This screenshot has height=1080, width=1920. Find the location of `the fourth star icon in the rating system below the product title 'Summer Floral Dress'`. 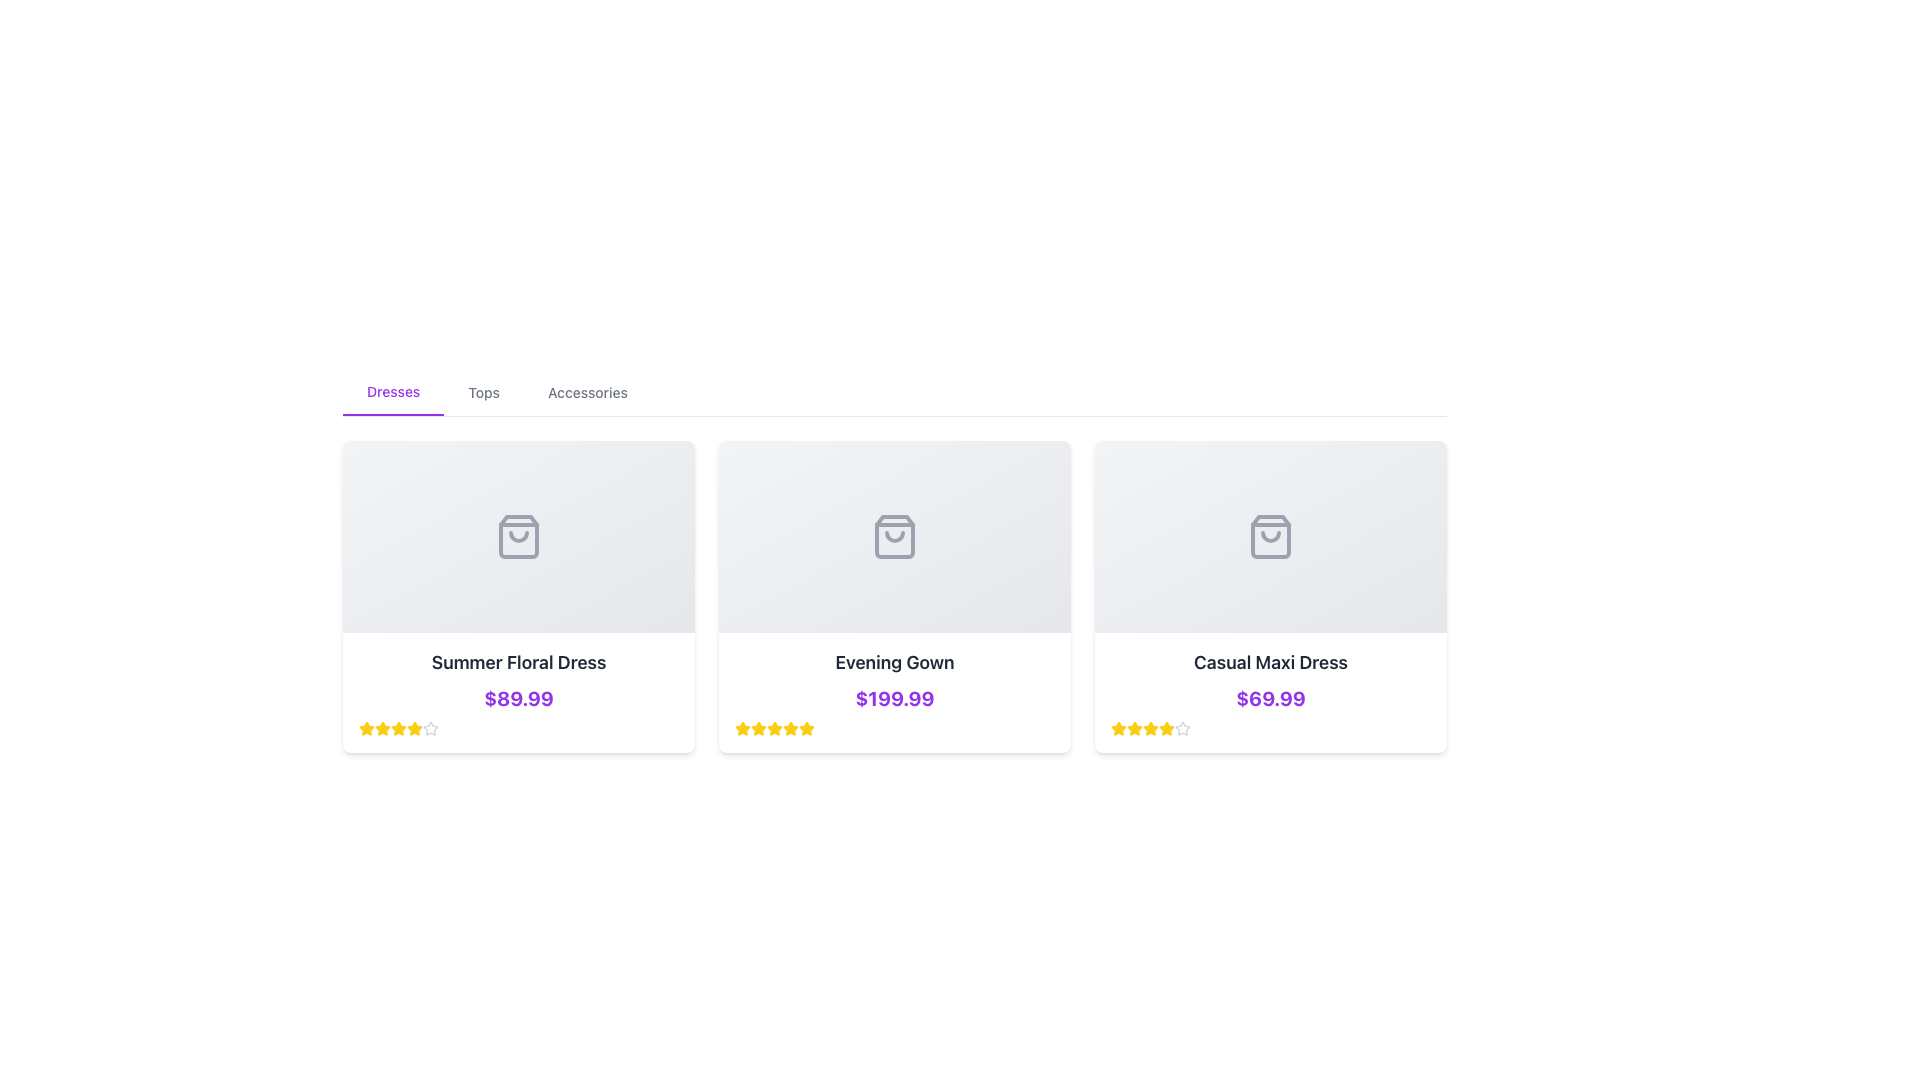

the fourth star icon in the rating system below the product title 'Summer Floral Dress' is located at coordinates (398, 729).